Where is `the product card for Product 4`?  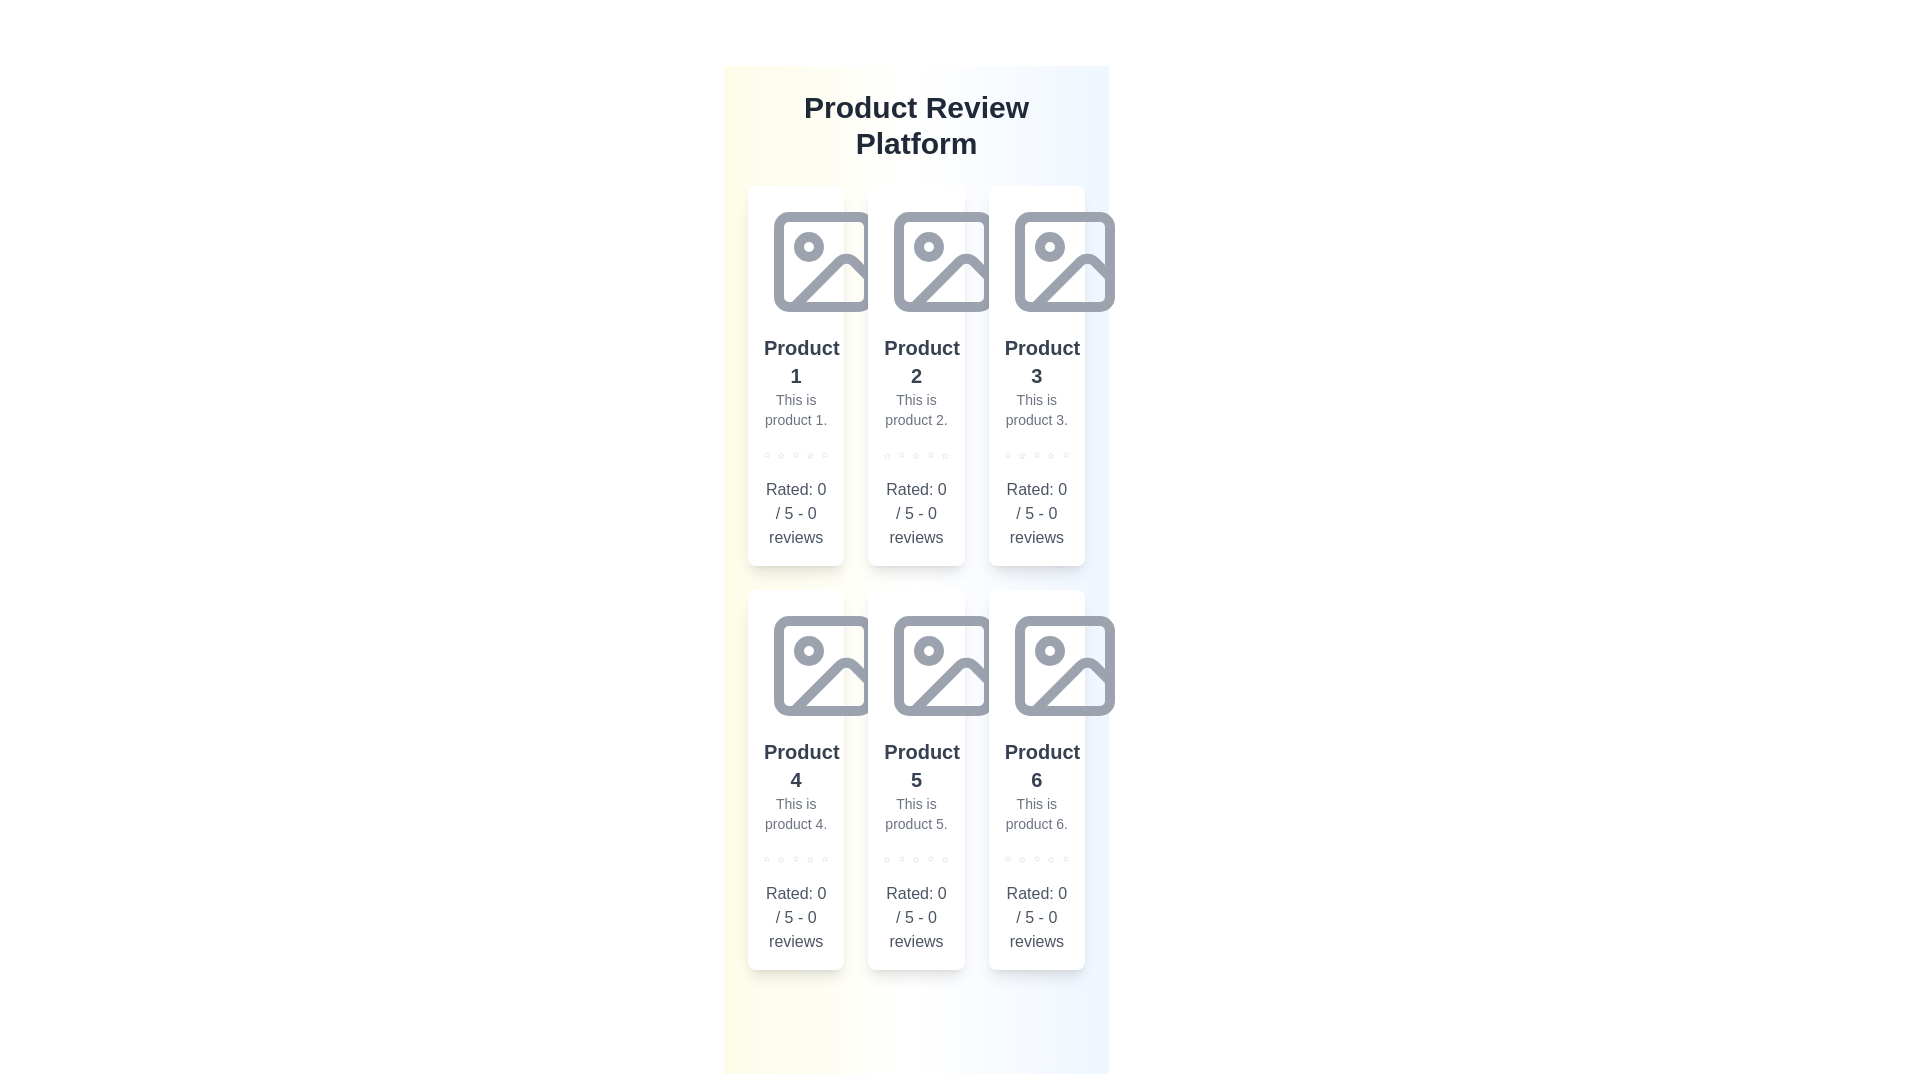 the product card for Product 4 is located at coordinates (795, 778).